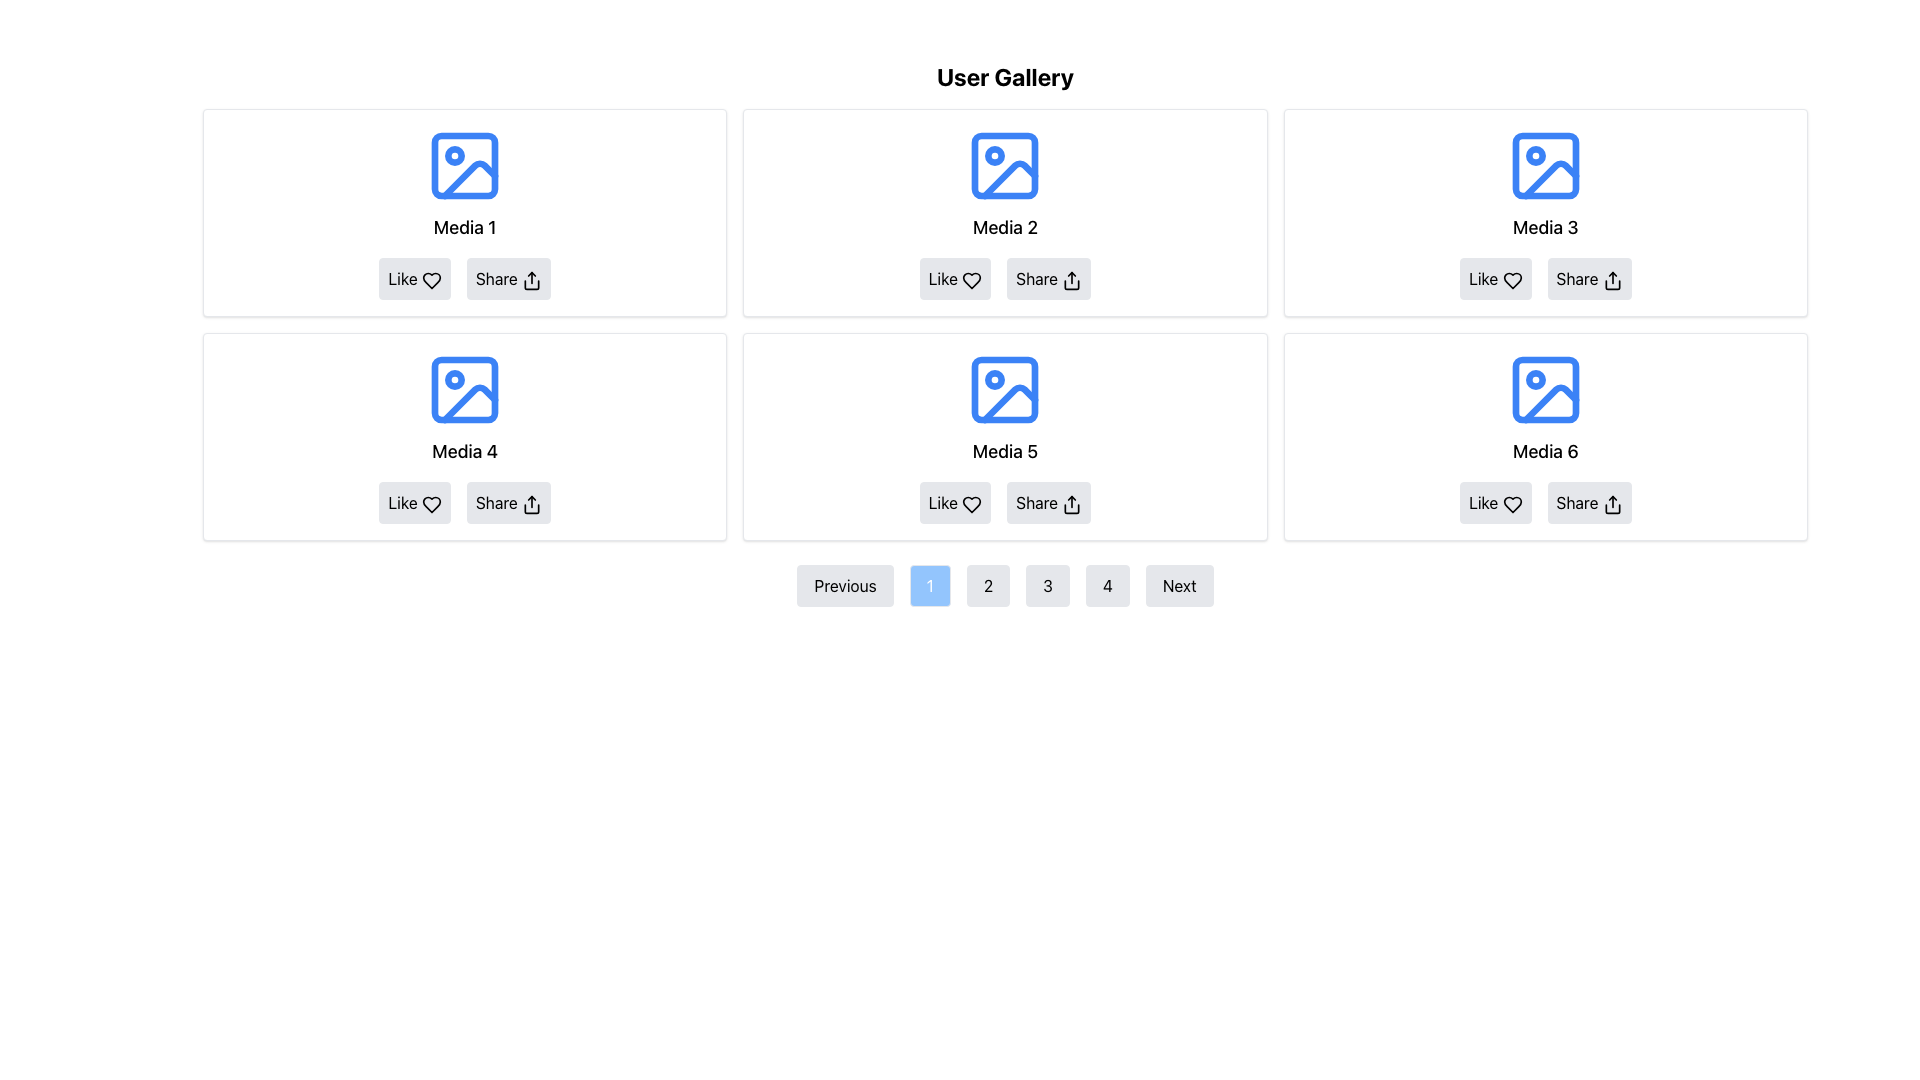 This screenshot has width=1920, height=1080. Describe the element at coordinates (464, 389) in the screenshot. I see `the decorative graphical component, which is the first square on the second row of a grid of interactive media preview thumbnails` at that location.